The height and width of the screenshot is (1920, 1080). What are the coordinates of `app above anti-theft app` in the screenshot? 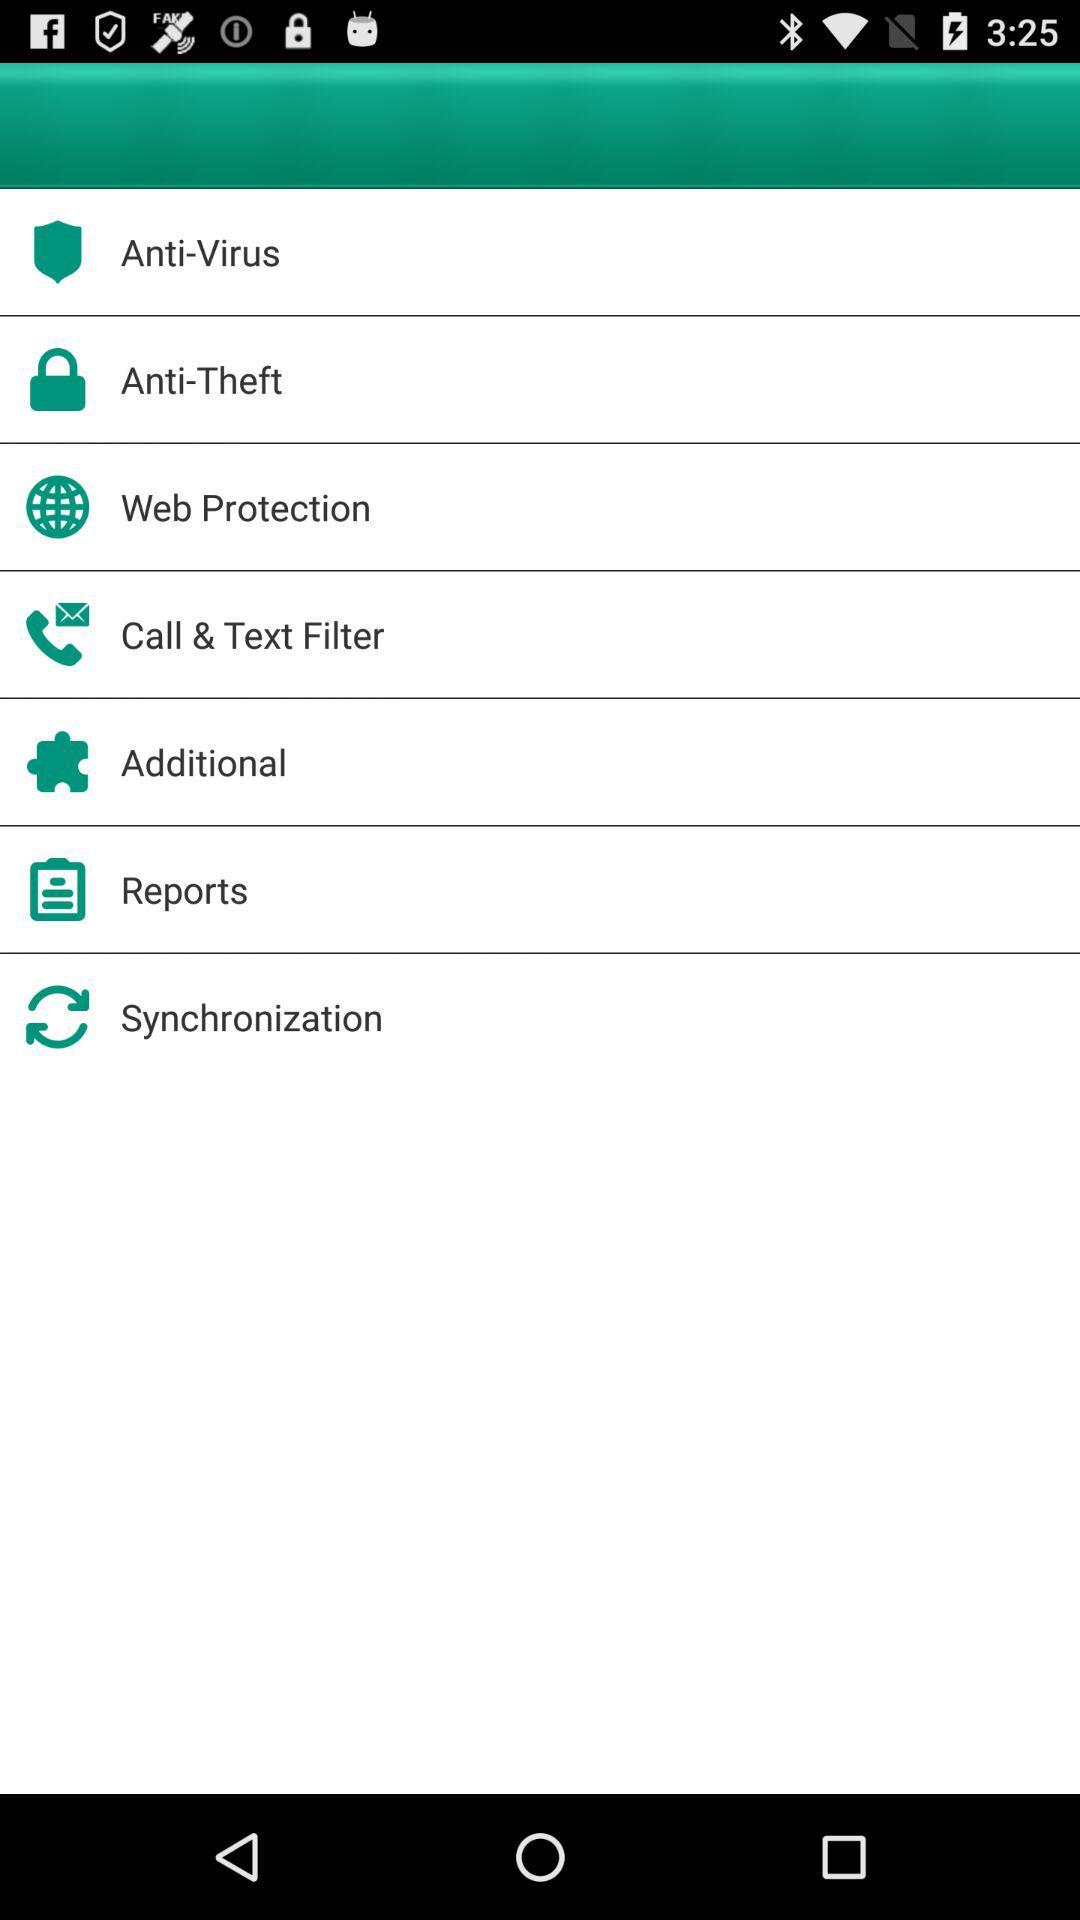 It's located at (200, 251).